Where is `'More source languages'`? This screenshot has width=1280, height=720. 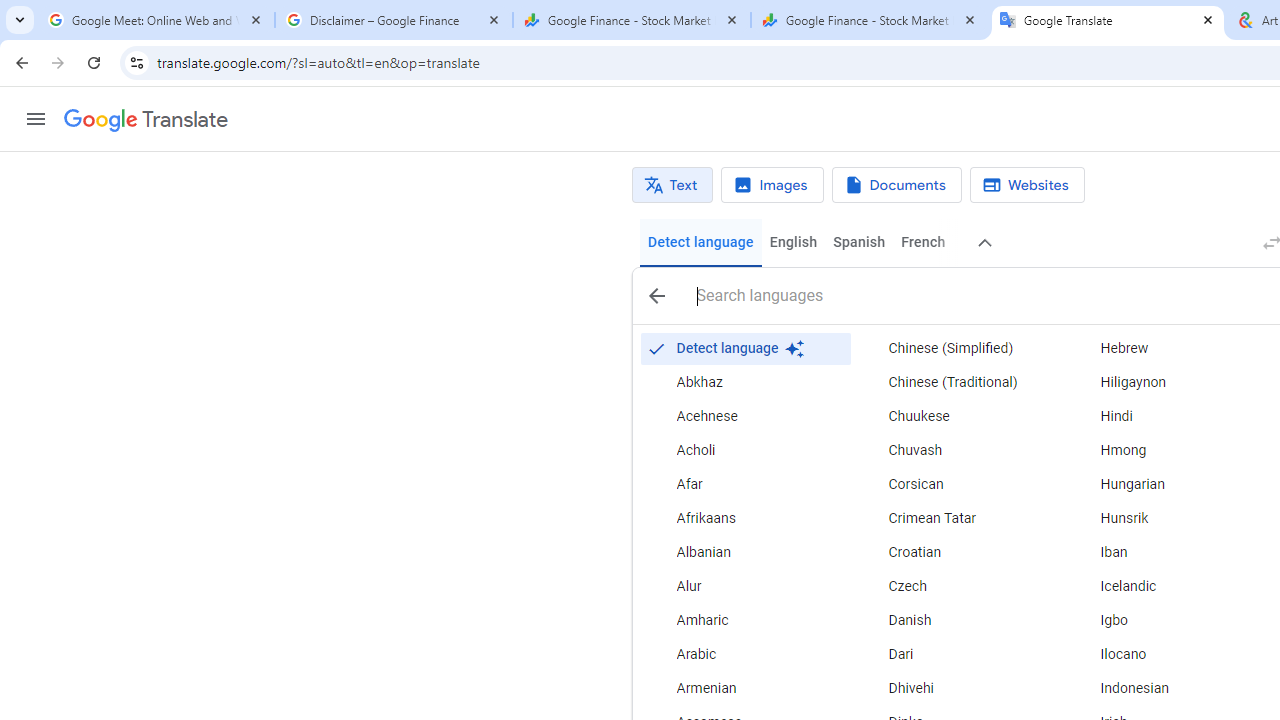
'More source languages' is located at coordinates (985, 242).